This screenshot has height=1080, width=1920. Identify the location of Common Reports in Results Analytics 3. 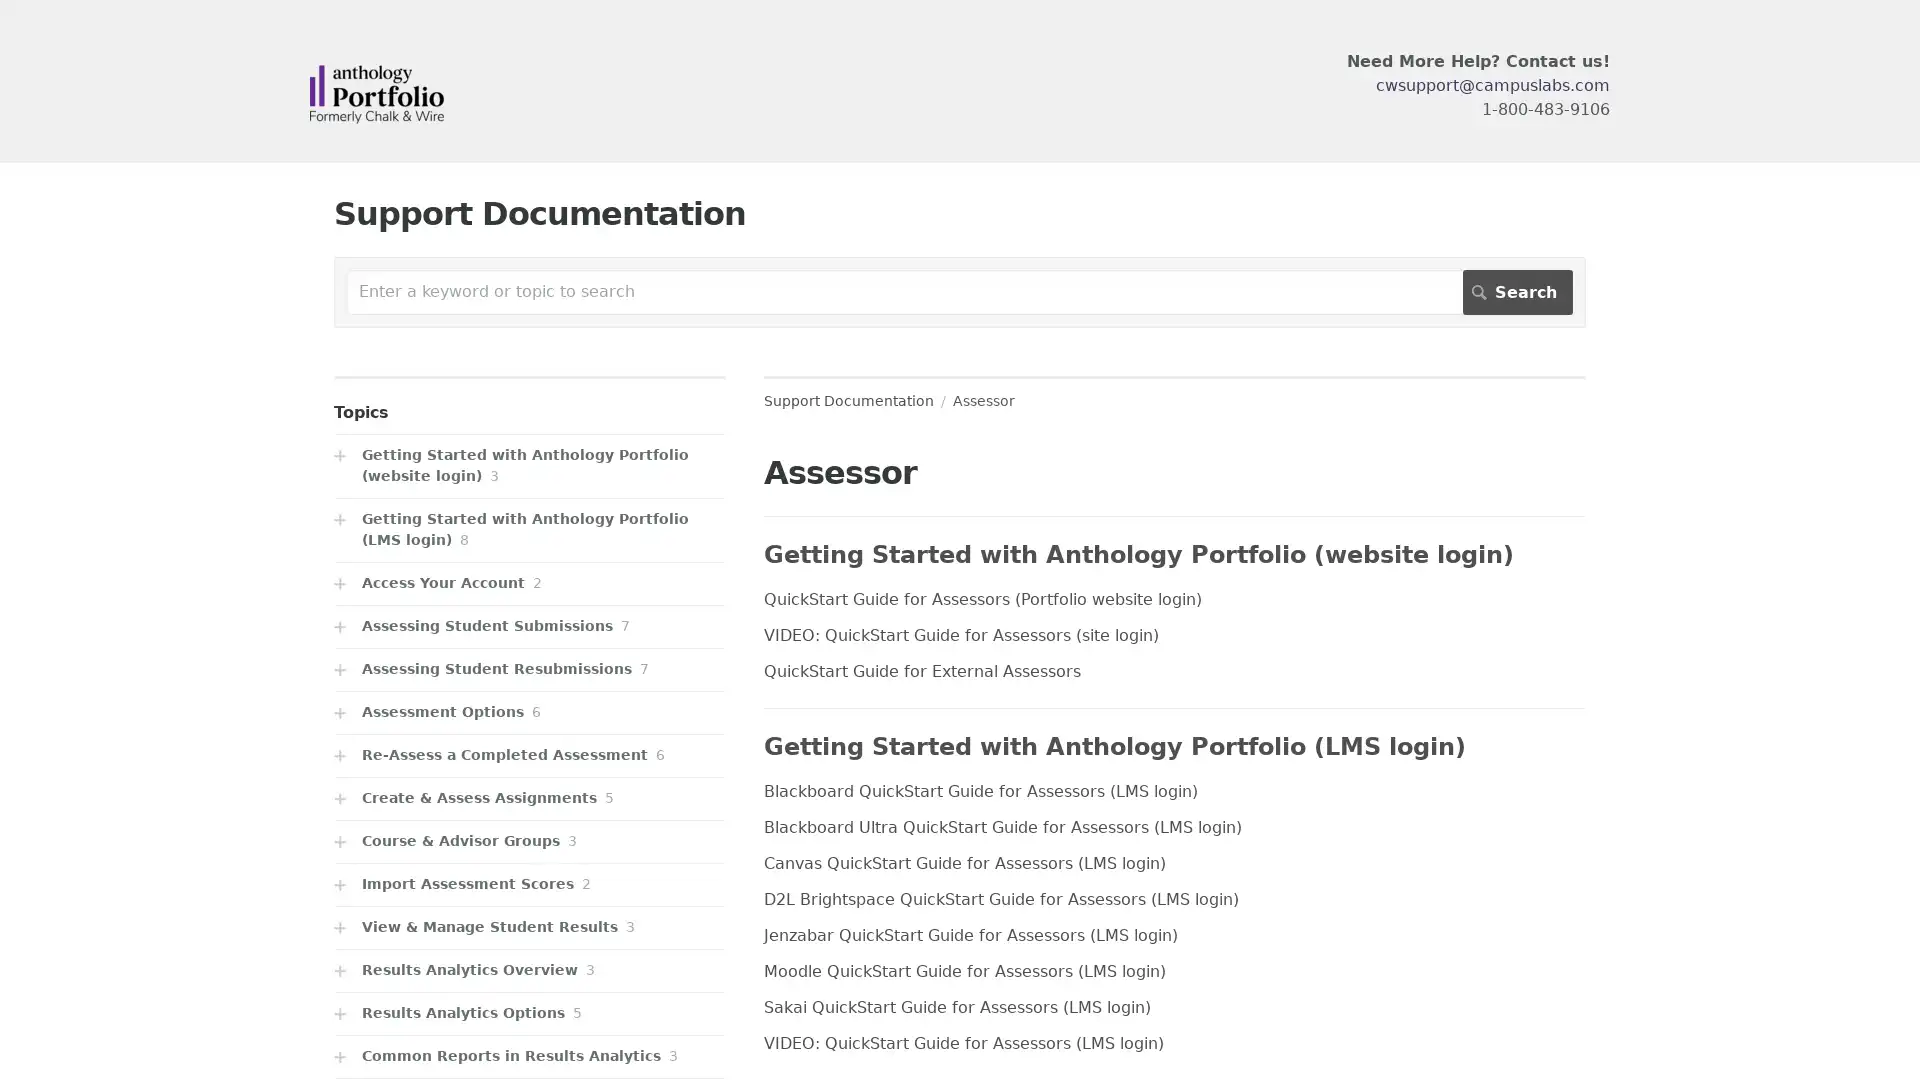
(529, 1055).